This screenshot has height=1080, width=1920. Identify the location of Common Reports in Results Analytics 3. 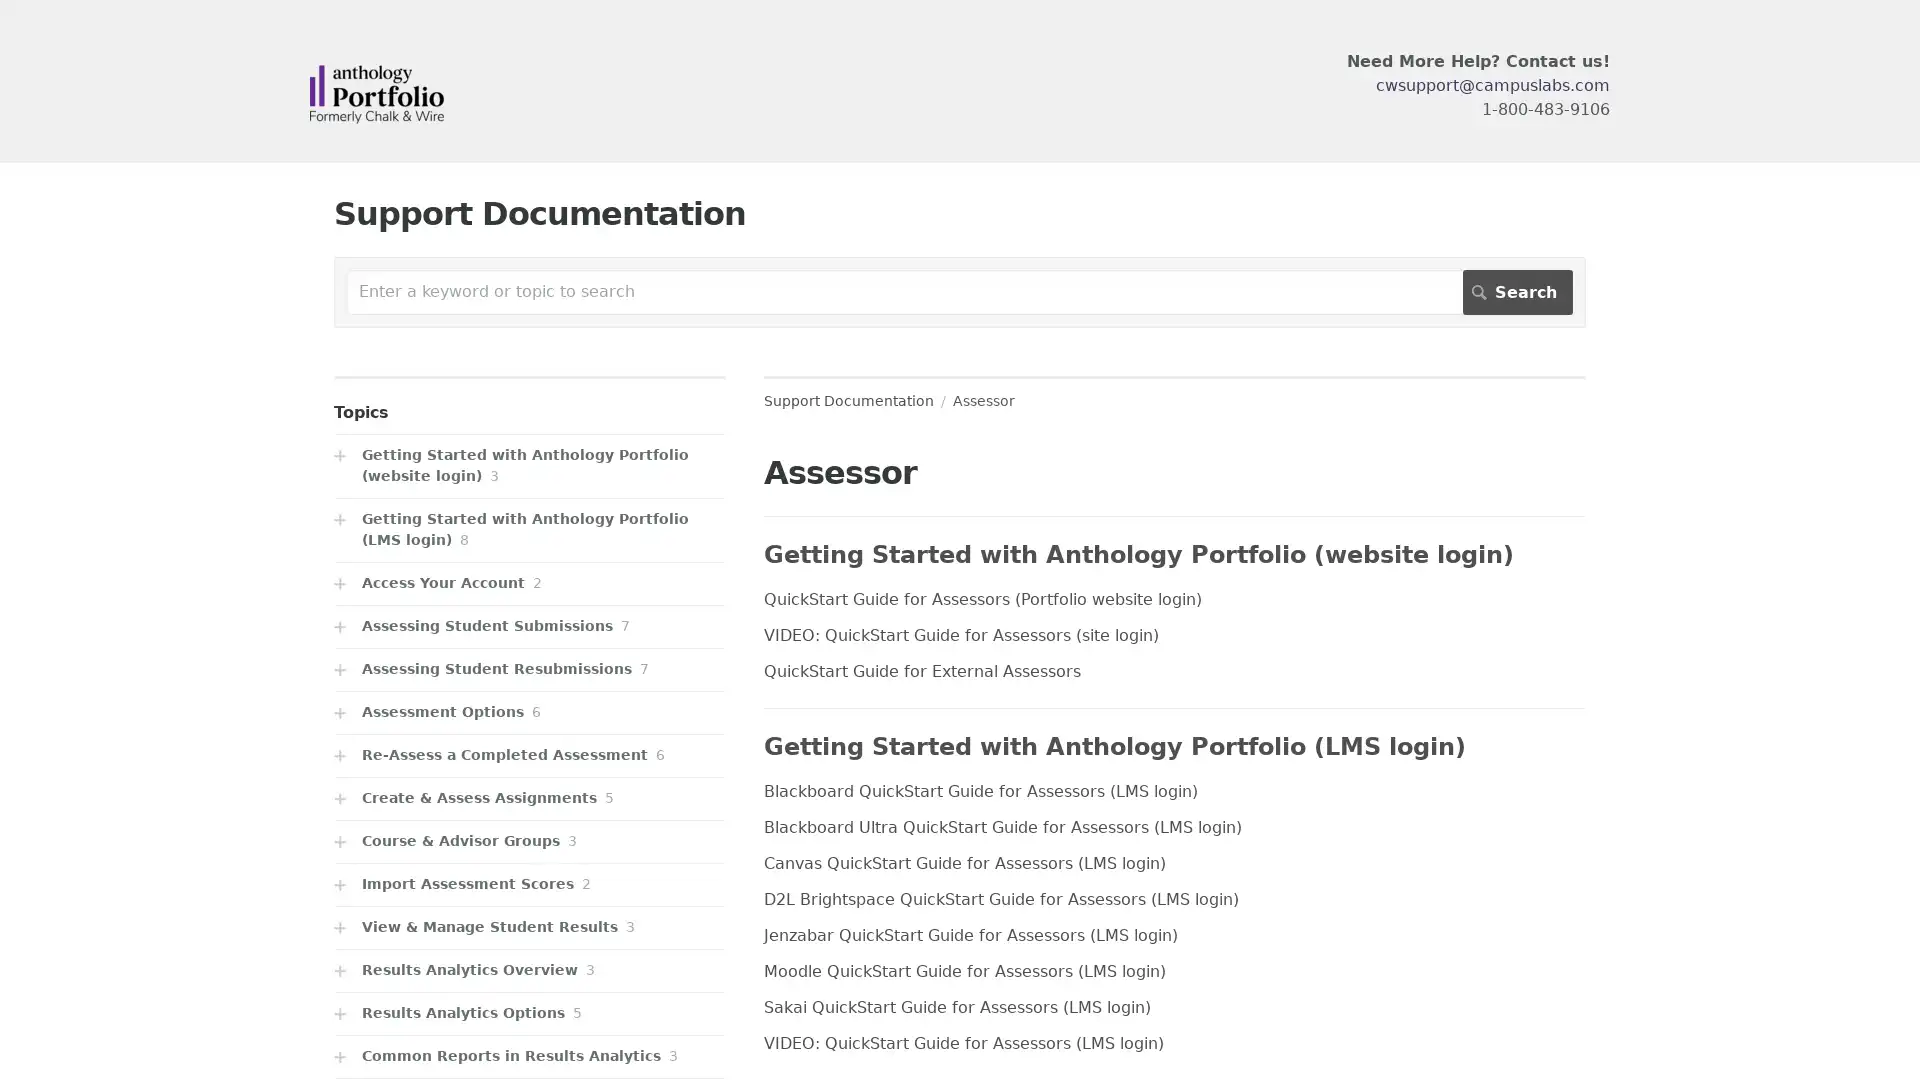
(529, 1055).